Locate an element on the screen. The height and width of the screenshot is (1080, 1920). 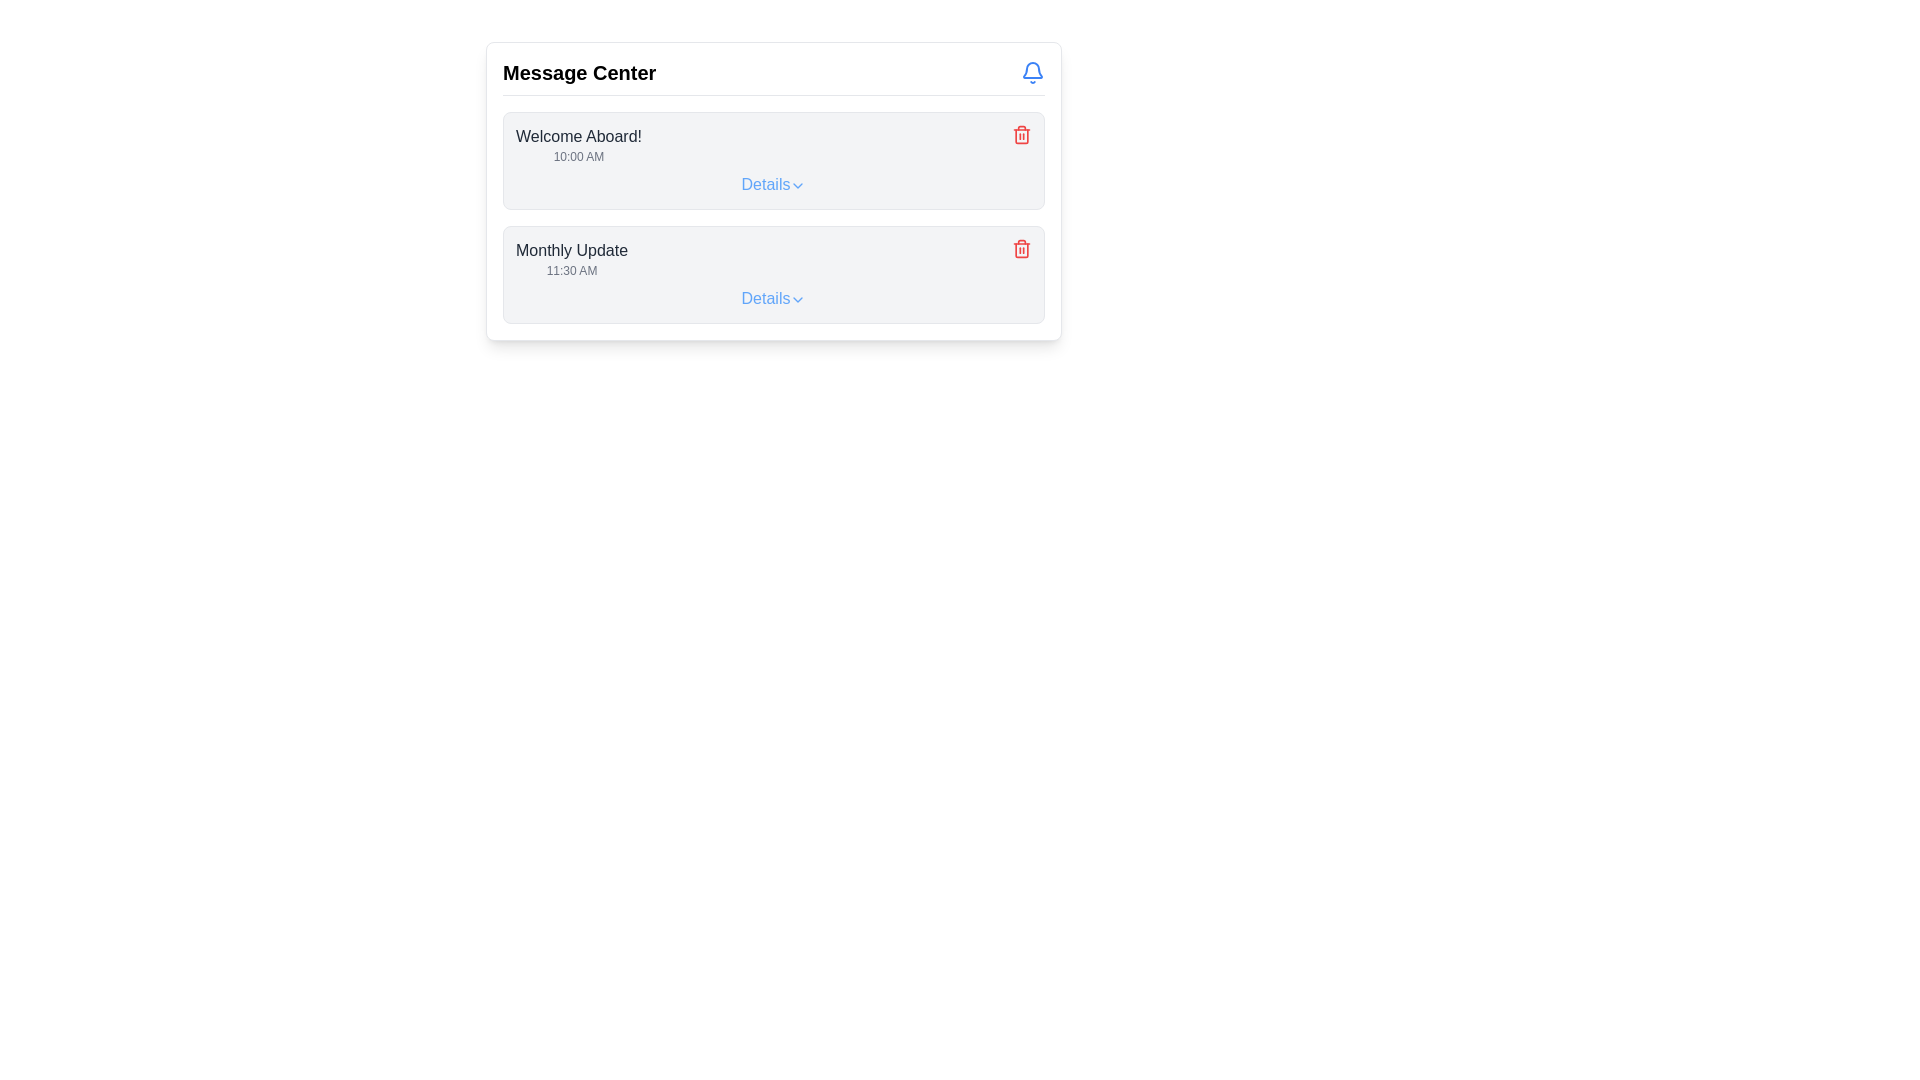
the title Text label located at the top-left of the first message block in the 'Message Center', which is centrally aligned above the timestamp '10:00 AM' is located at coordinates (578, 136).